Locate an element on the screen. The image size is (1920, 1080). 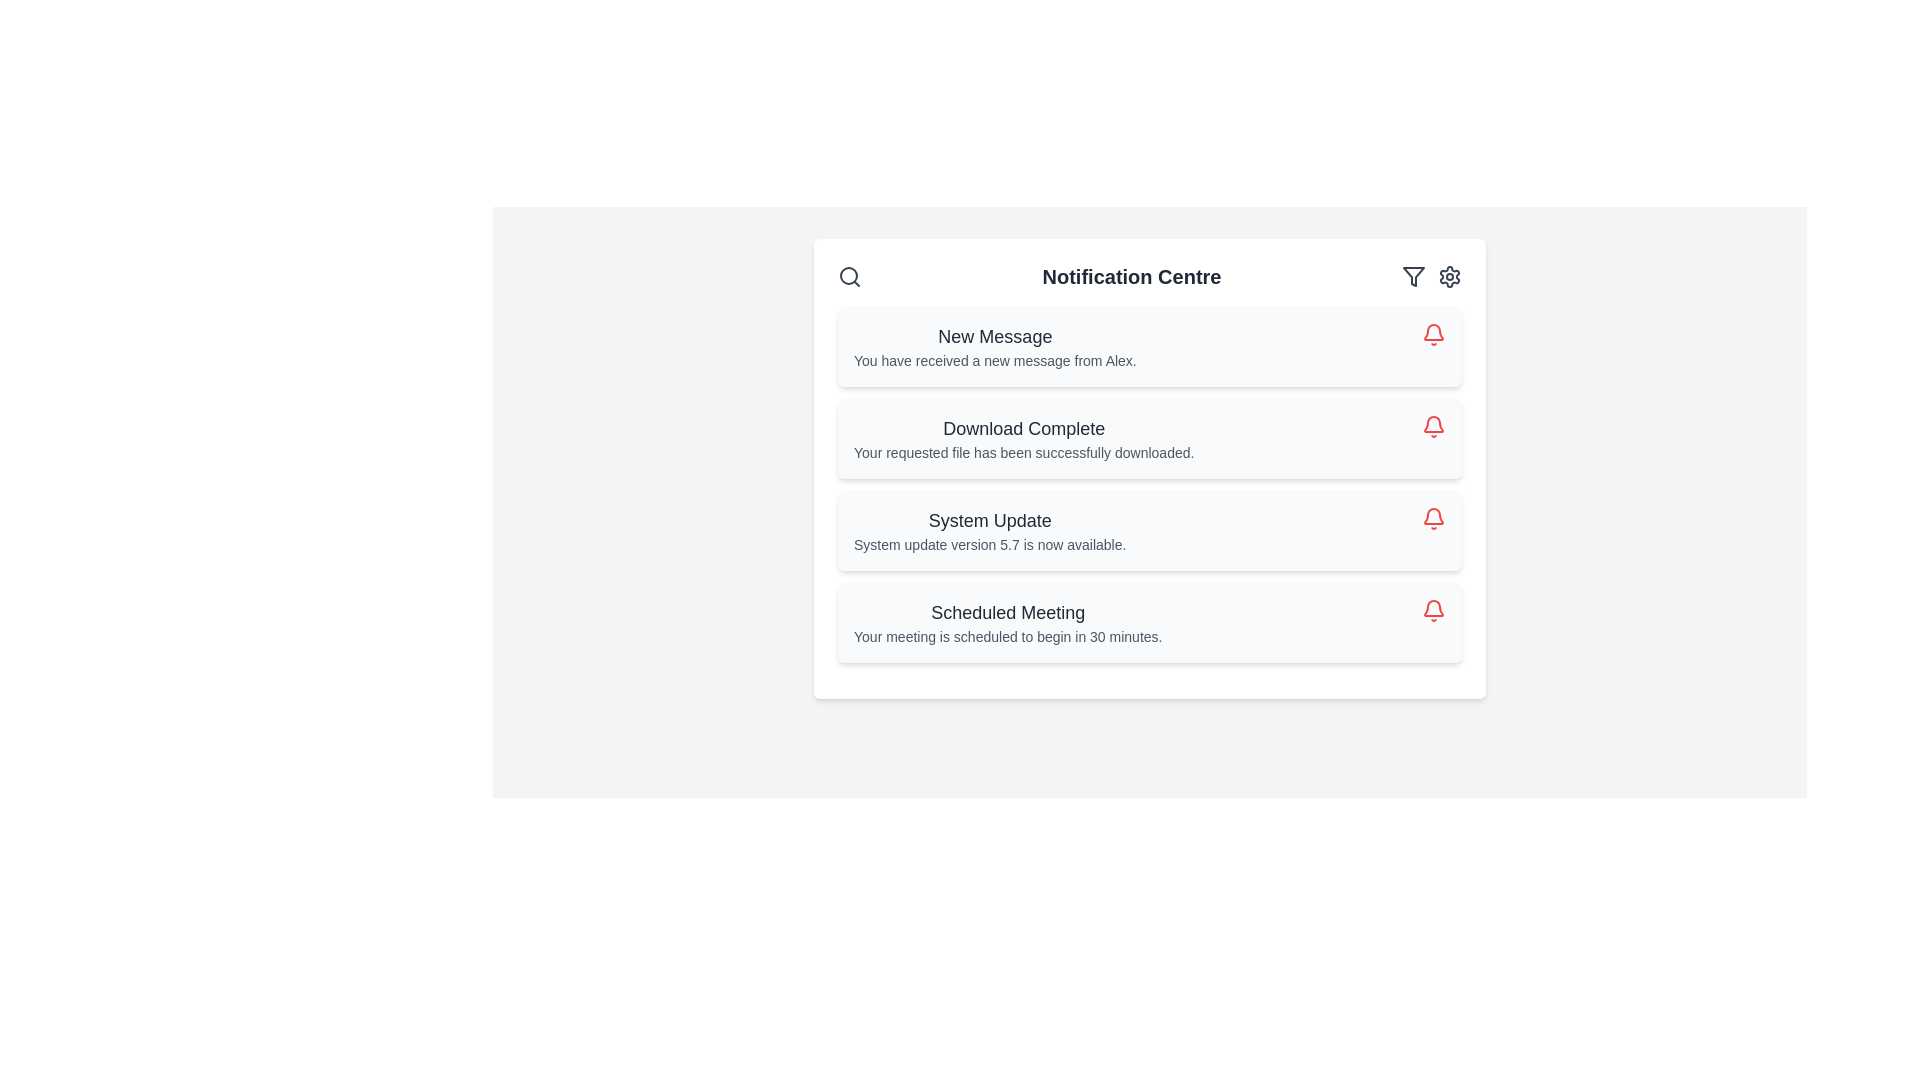
the static informational text displaying 'System update version 5.7 is now available.' which is located below the title 'System Update' in the notification card is located at coordinates (990, 544).